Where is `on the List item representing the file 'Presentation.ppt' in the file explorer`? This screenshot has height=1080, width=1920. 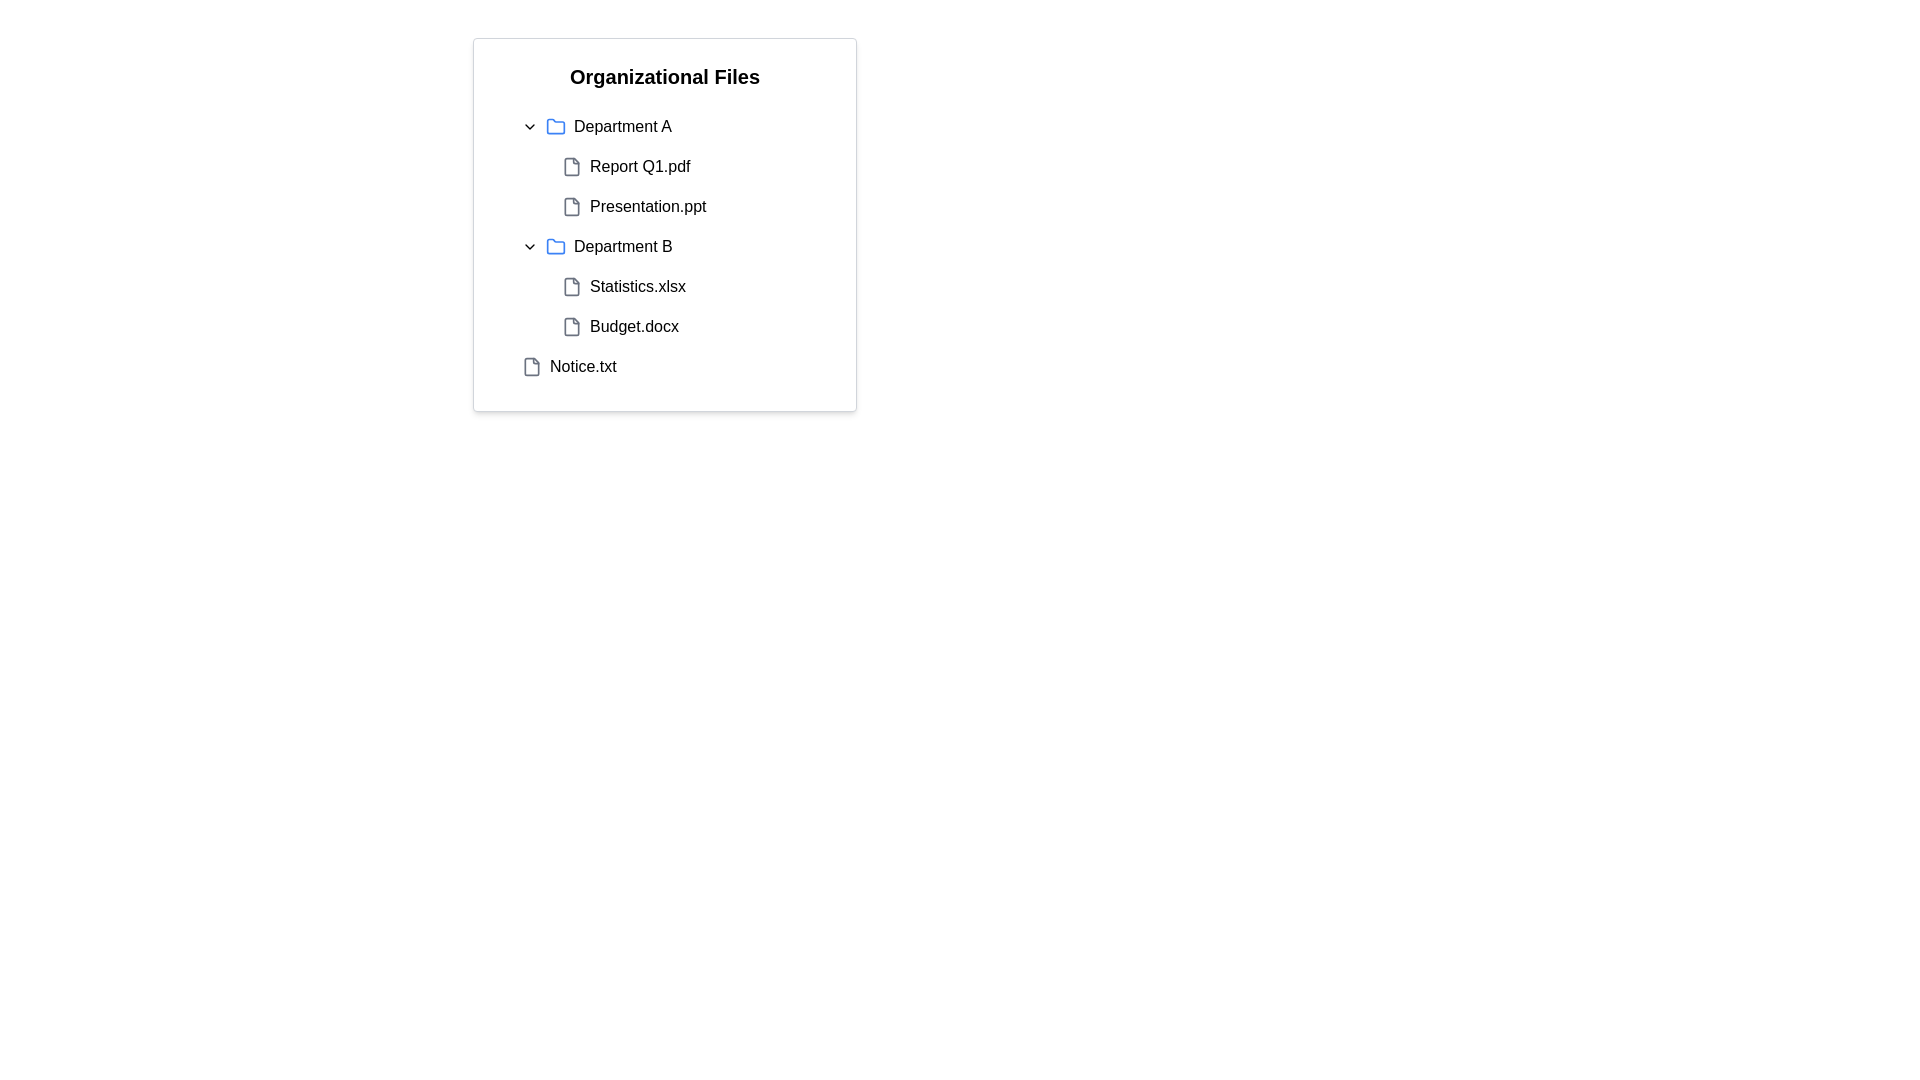
on the List item representing the file 'Presentation.ppt' in the file explorer is located at coordinates (685, 207).